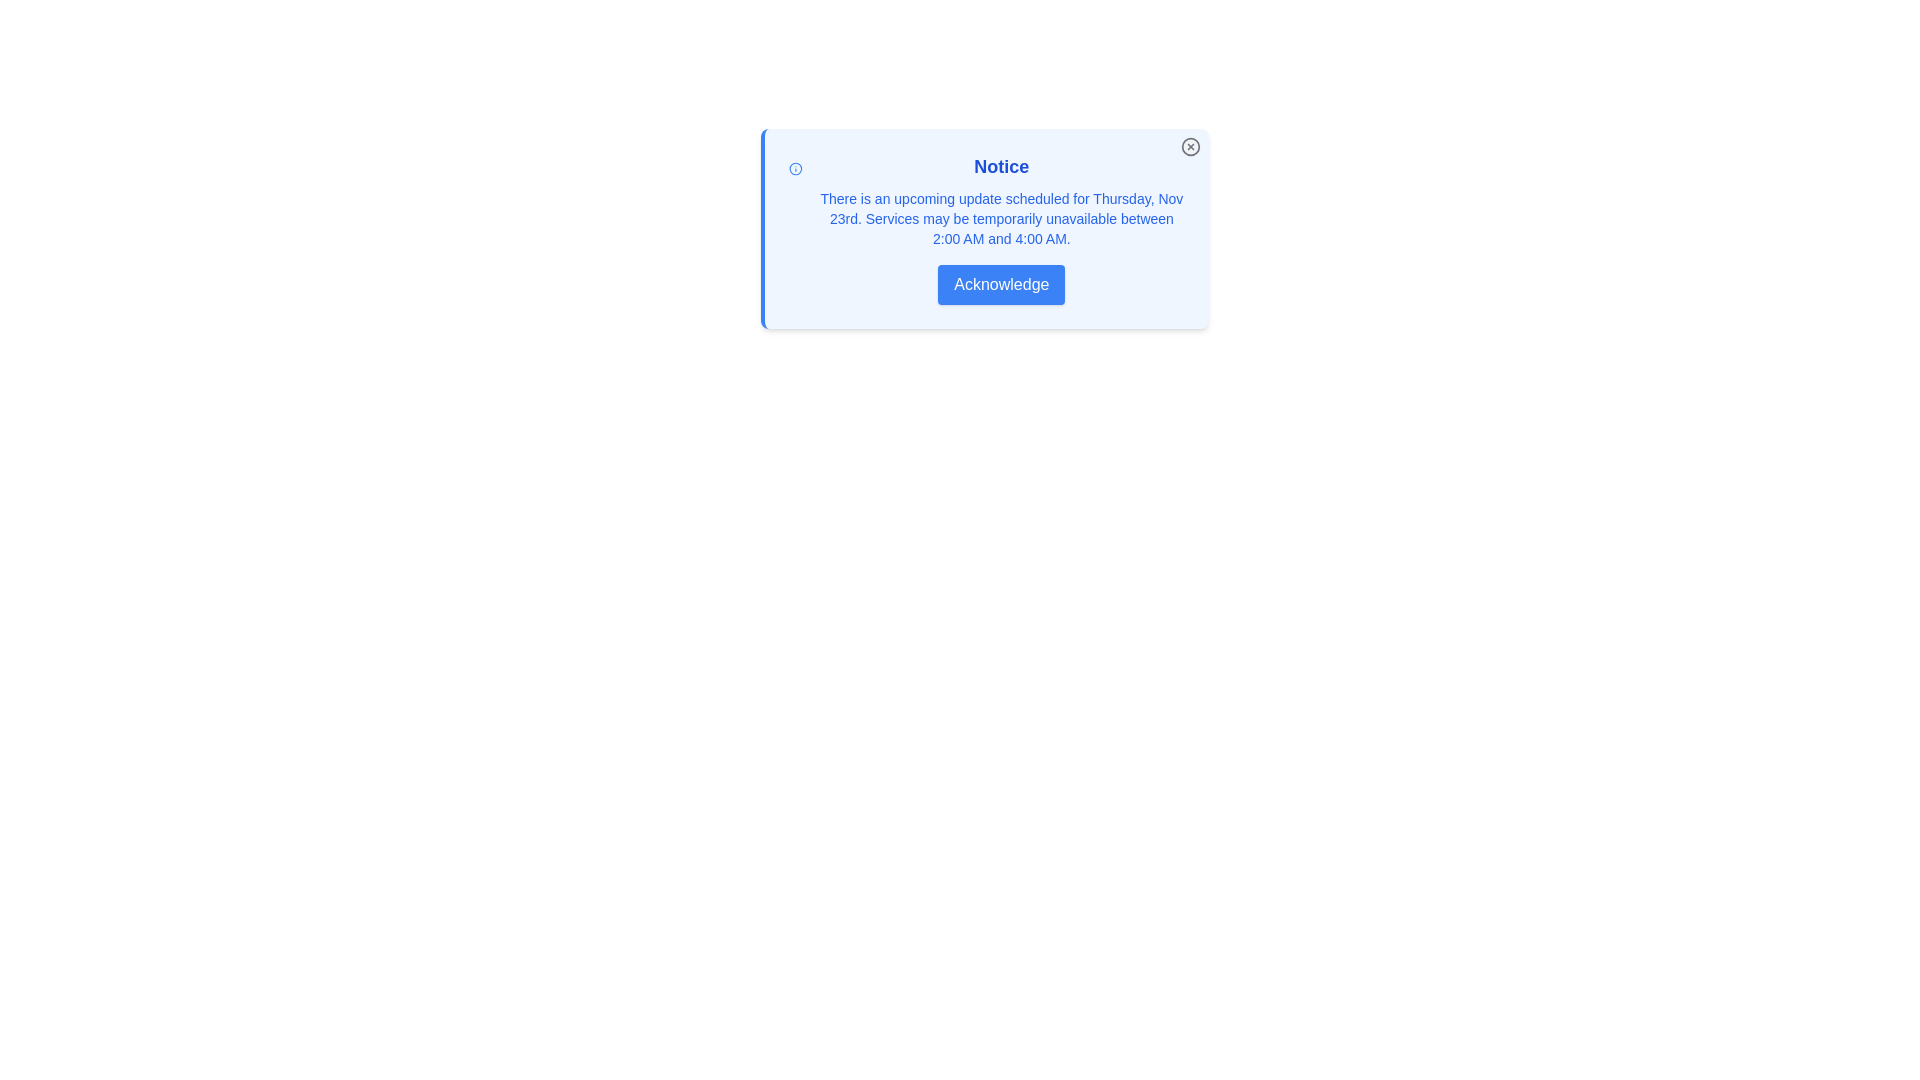  Describe the element at coordinates (1001, 285) in the screenshot. I see `the acknowledgment button located at the bottom of the modal that confirms the user has read the notice` at that location.